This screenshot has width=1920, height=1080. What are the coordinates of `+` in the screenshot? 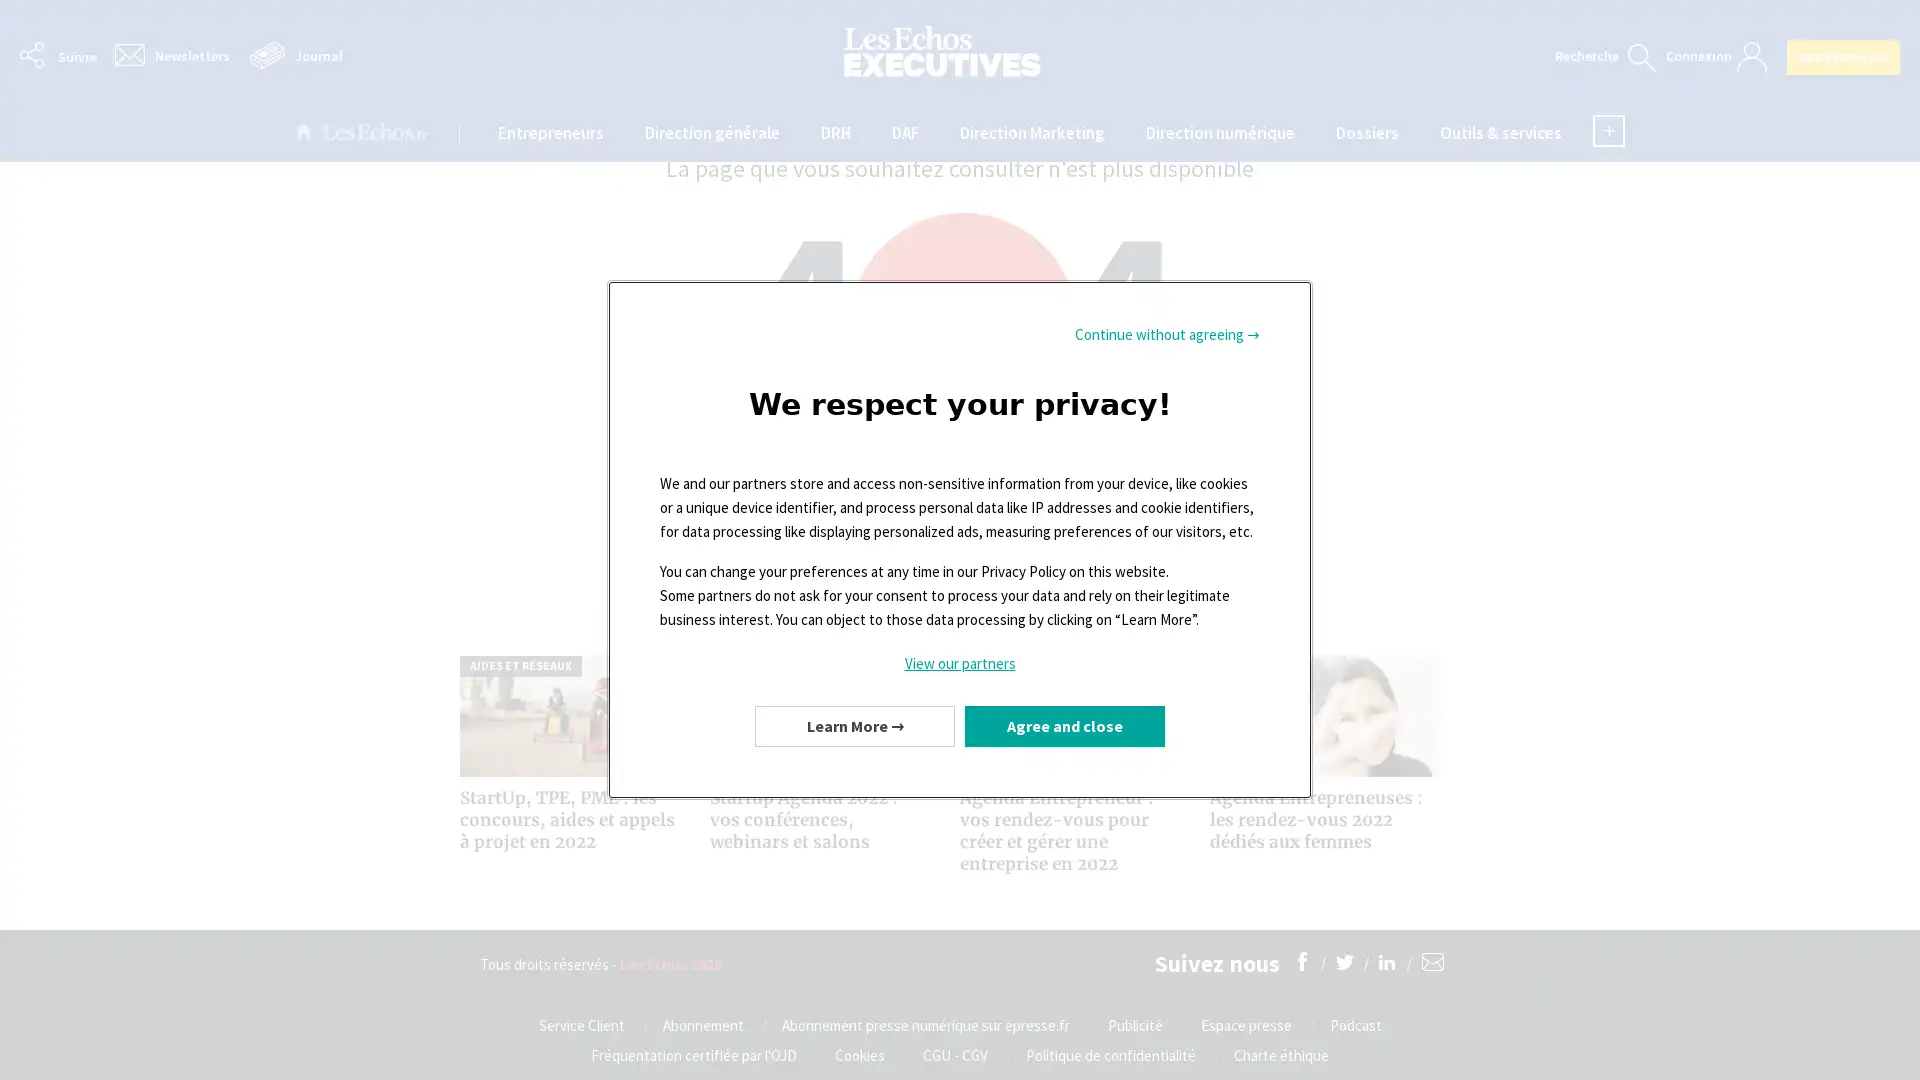 It's located at (1608, 131).